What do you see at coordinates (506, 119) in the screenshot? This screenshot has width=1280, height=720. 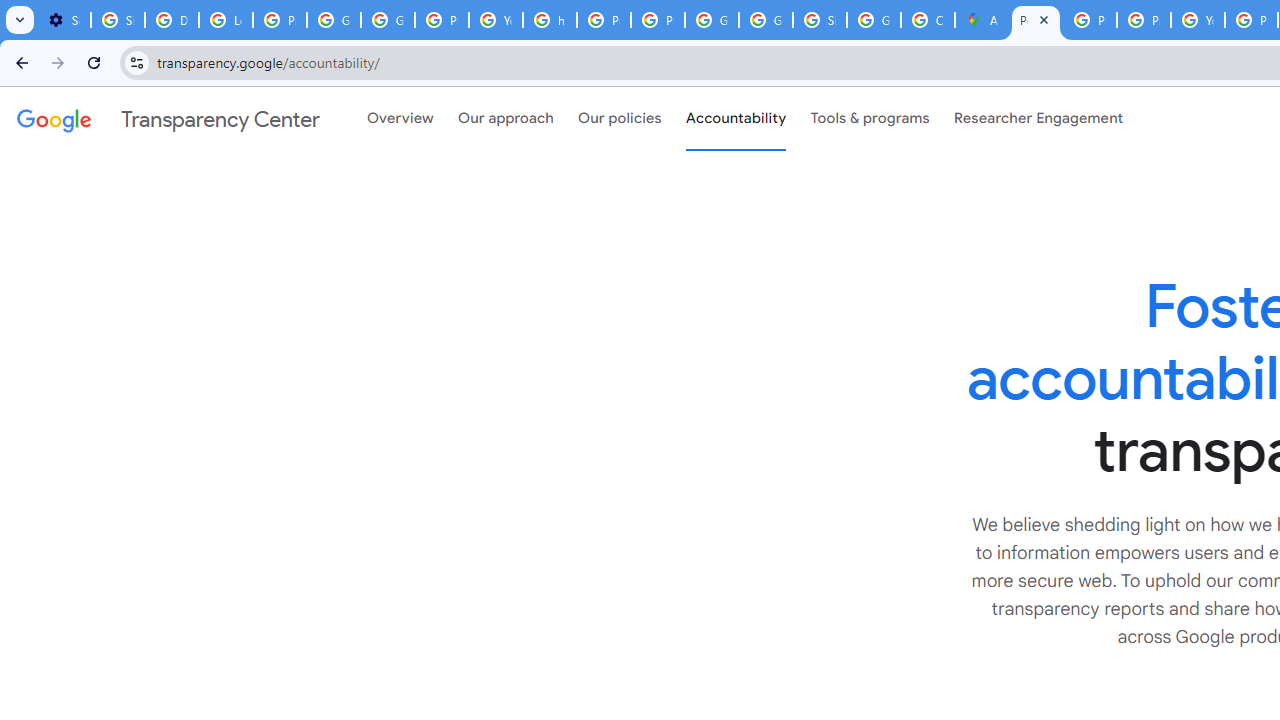 I see `'Our approach'` at bounding box center [506, 119].